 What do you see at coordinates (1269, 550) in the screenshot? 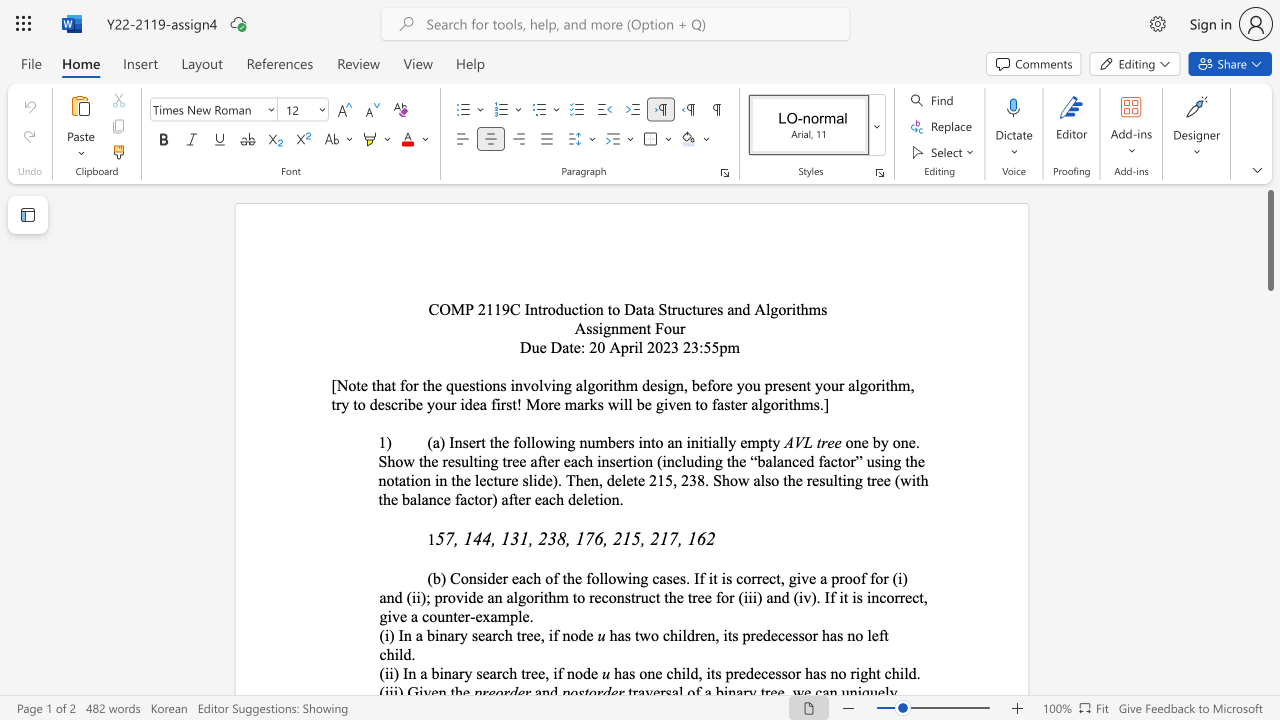
I see `the scrollbar on the right` at bounding box center [1269, 550].